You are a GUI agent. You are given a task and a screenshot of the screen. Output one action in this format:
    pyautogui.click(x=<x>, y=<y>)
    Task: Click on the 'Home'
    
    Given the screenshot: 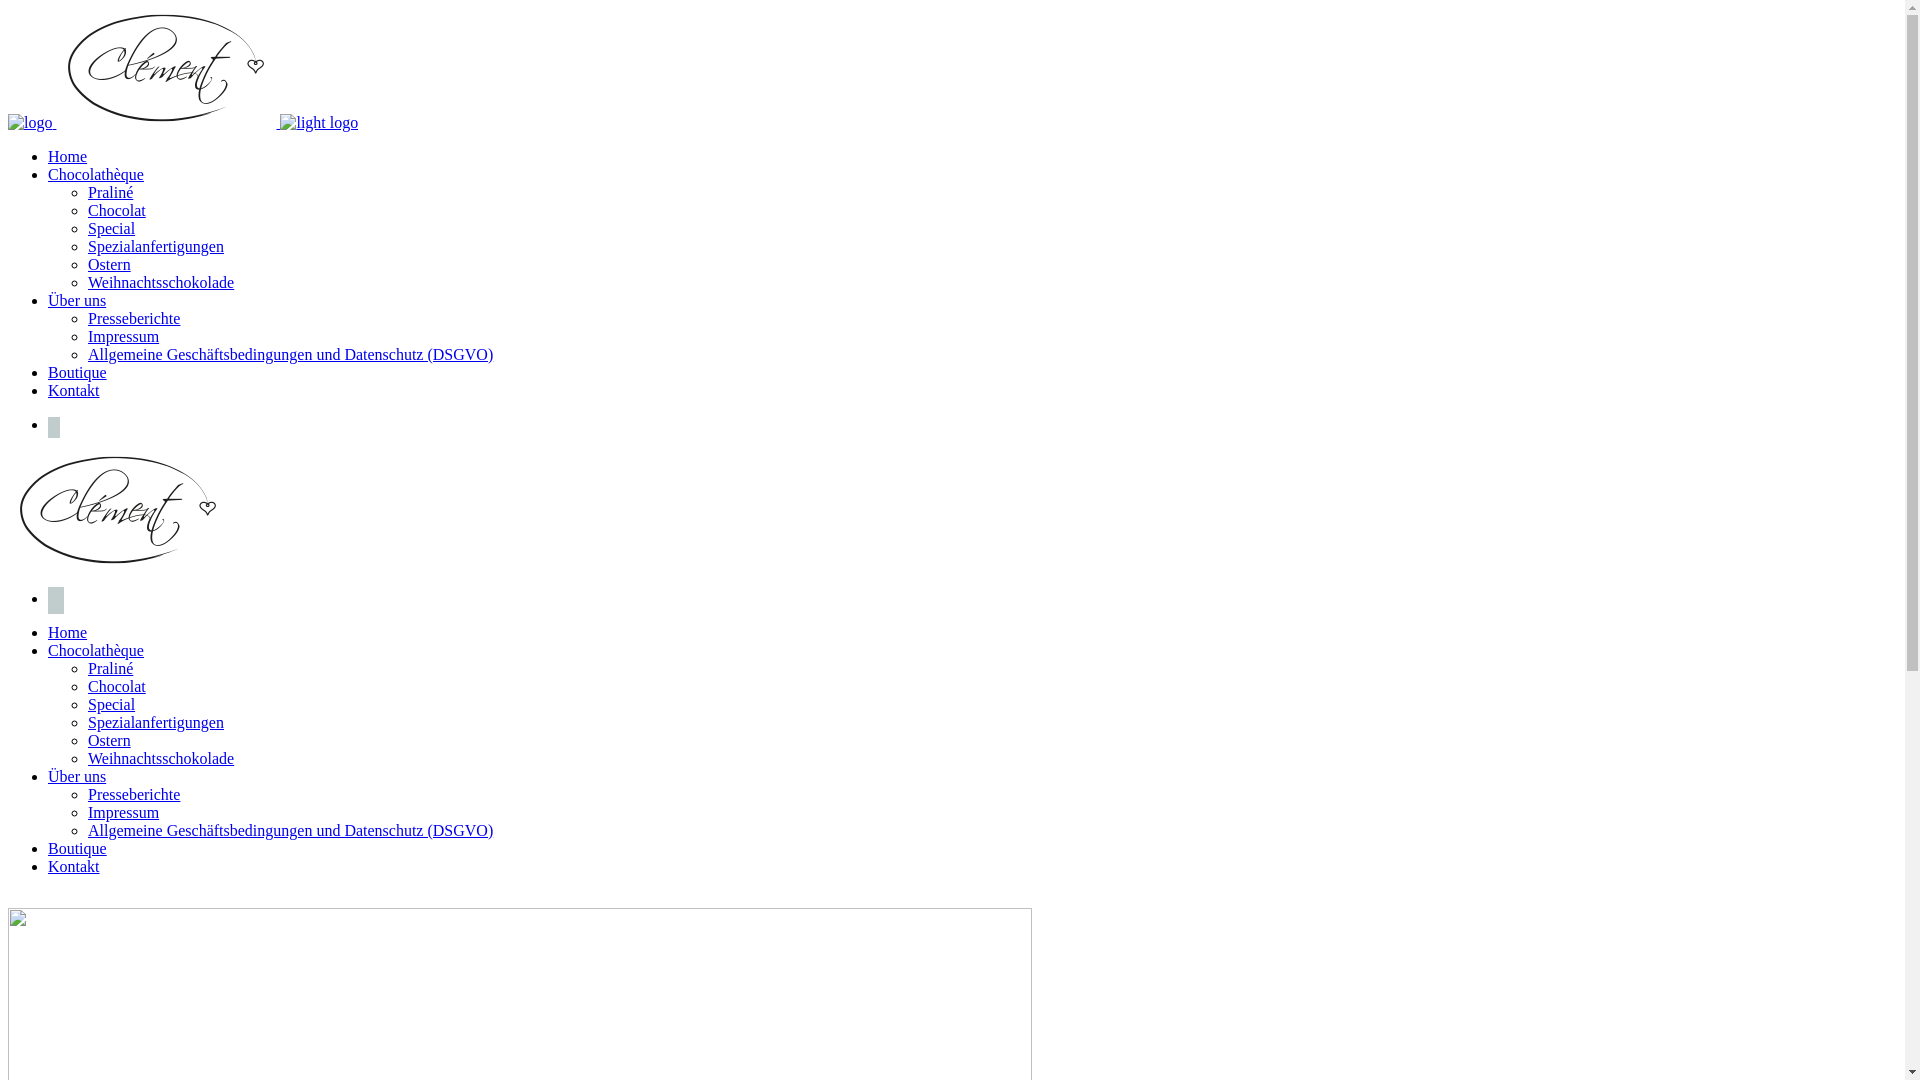 What is the action you would take?
    pyautogui.click(x=67, y=632)
    